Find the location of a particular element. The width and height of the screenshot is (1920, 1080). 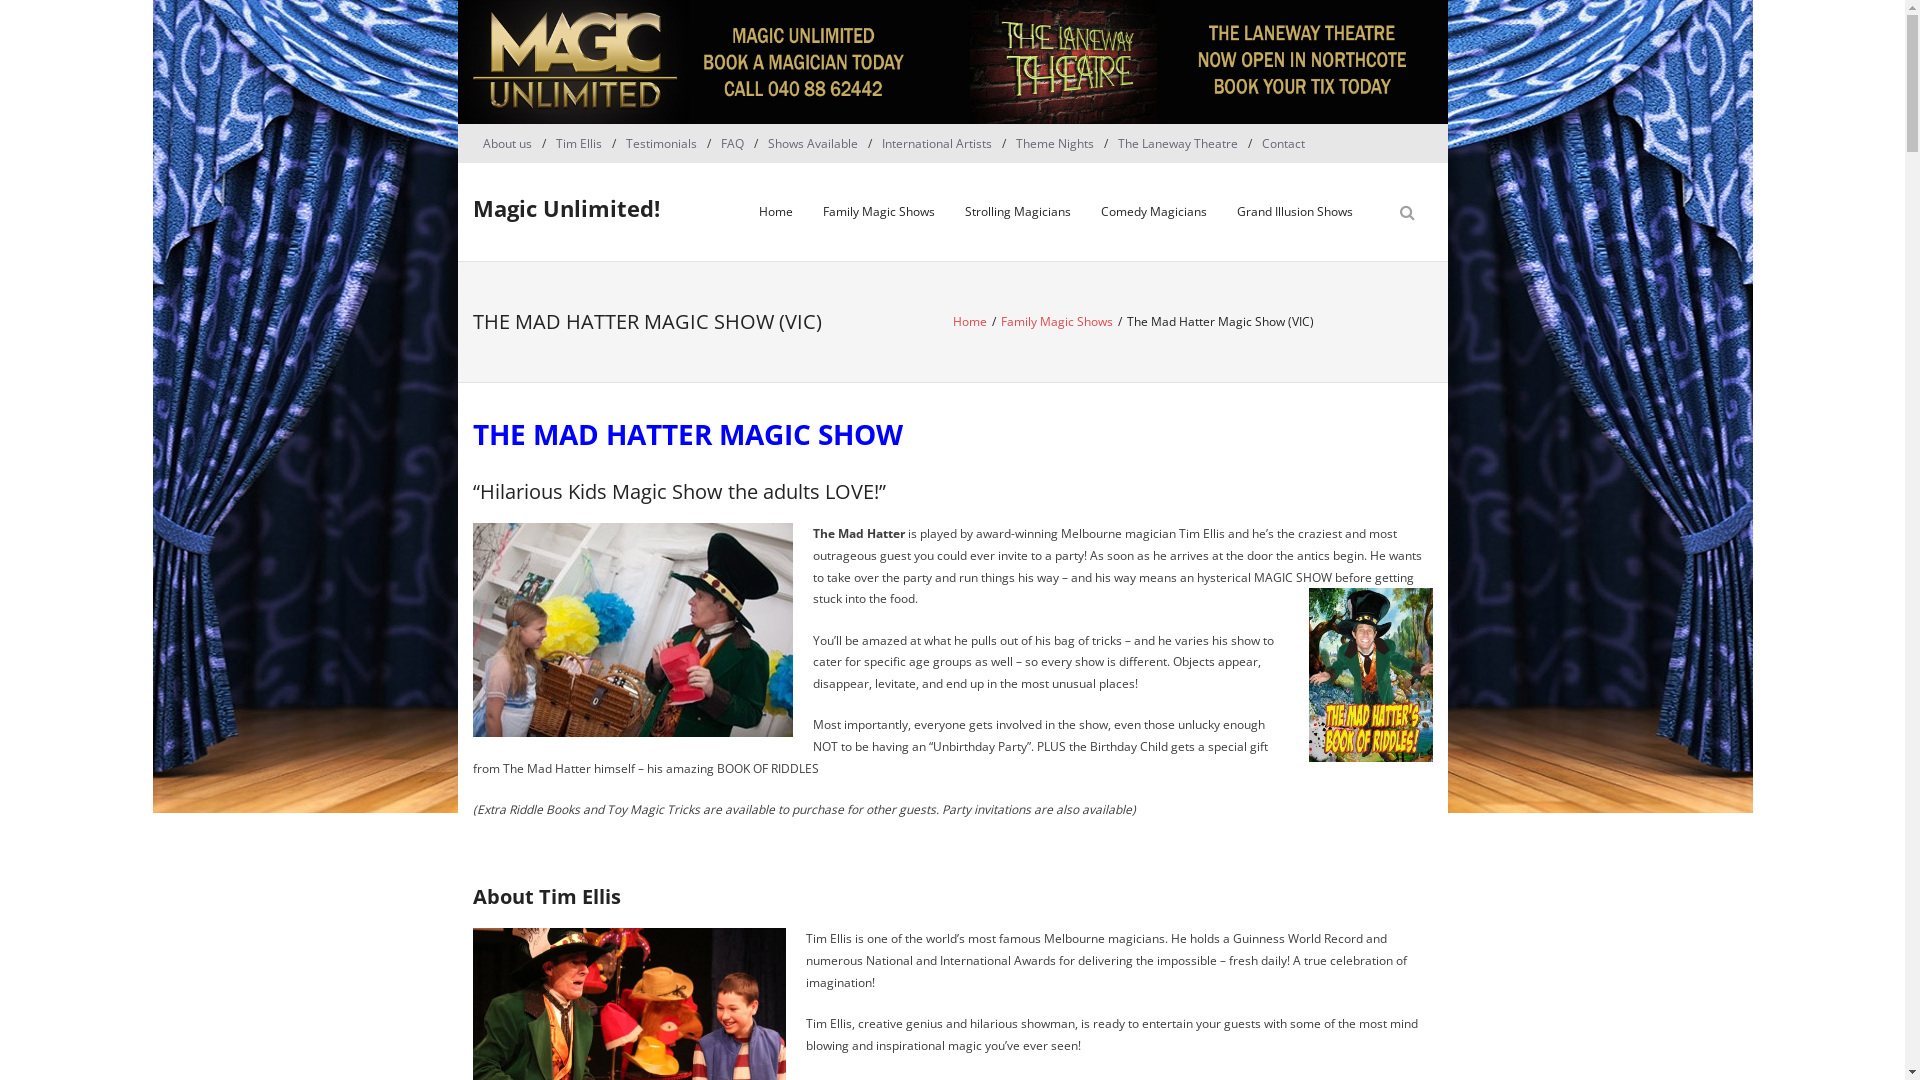

'Testimonials' is located at coordinates (614, 142).